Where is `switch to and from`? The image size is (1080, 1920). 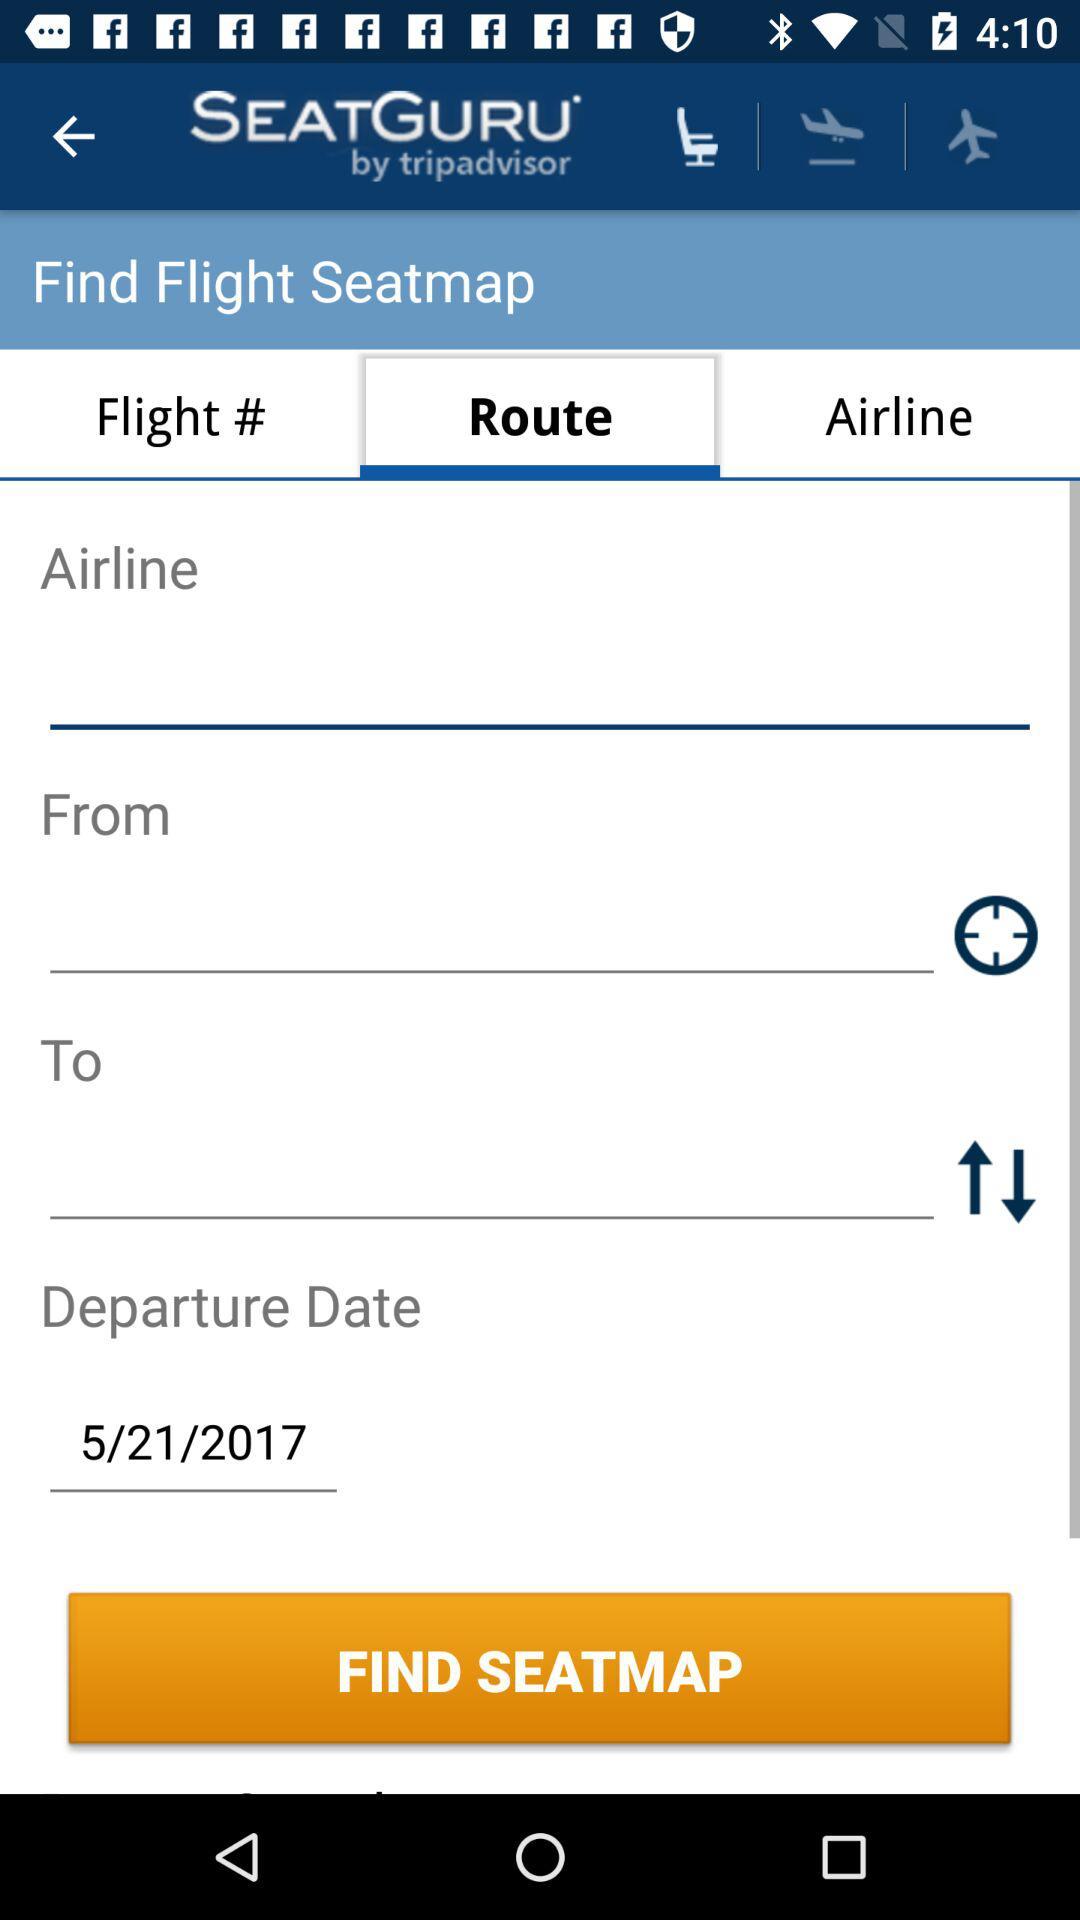
switch to and from is located at coordinates (996, 1181).